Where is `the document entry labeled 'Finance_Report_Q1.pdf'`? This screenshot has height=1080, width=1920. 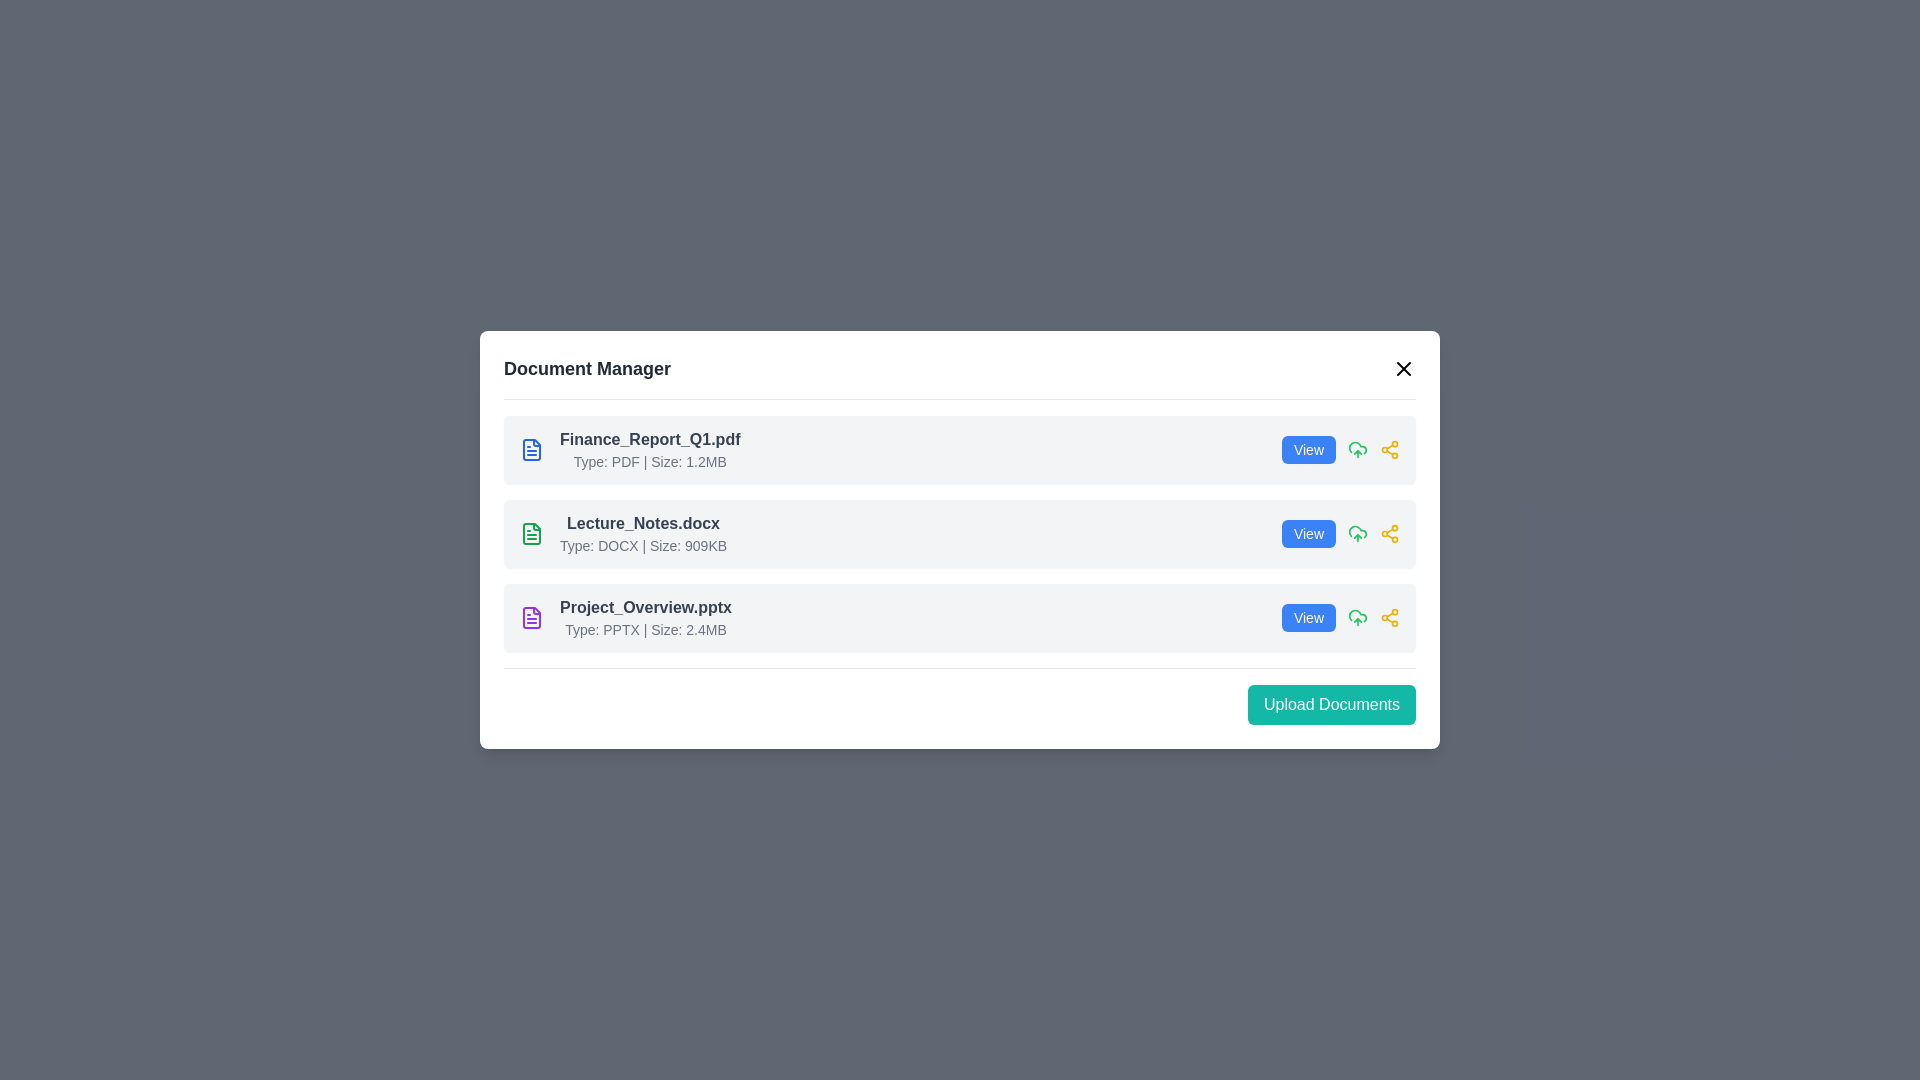
the document entry labeled 'Finance_Report_Q1.pdf' is located at coordinates (650, 450).